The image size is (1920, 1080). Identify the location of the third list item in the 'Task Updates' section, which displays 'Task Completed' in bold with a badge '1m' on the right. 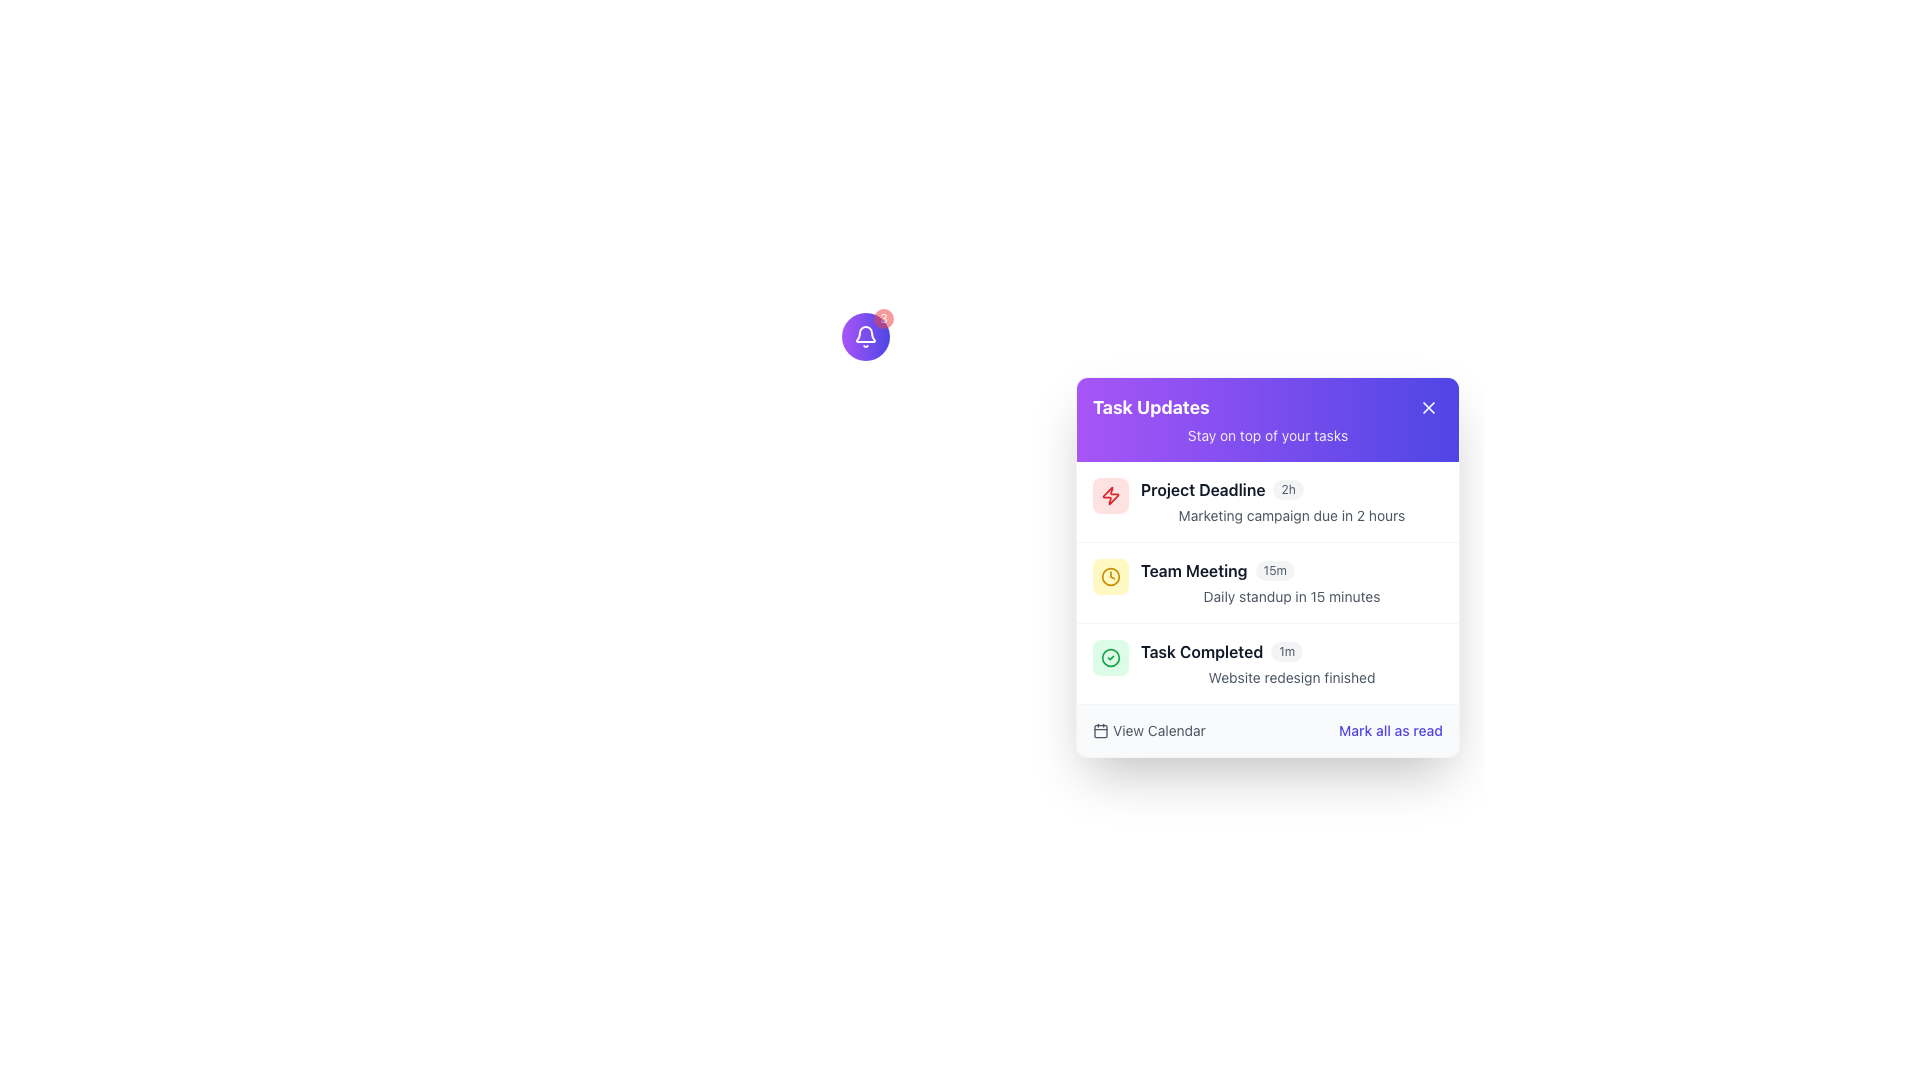
(1291, 651).